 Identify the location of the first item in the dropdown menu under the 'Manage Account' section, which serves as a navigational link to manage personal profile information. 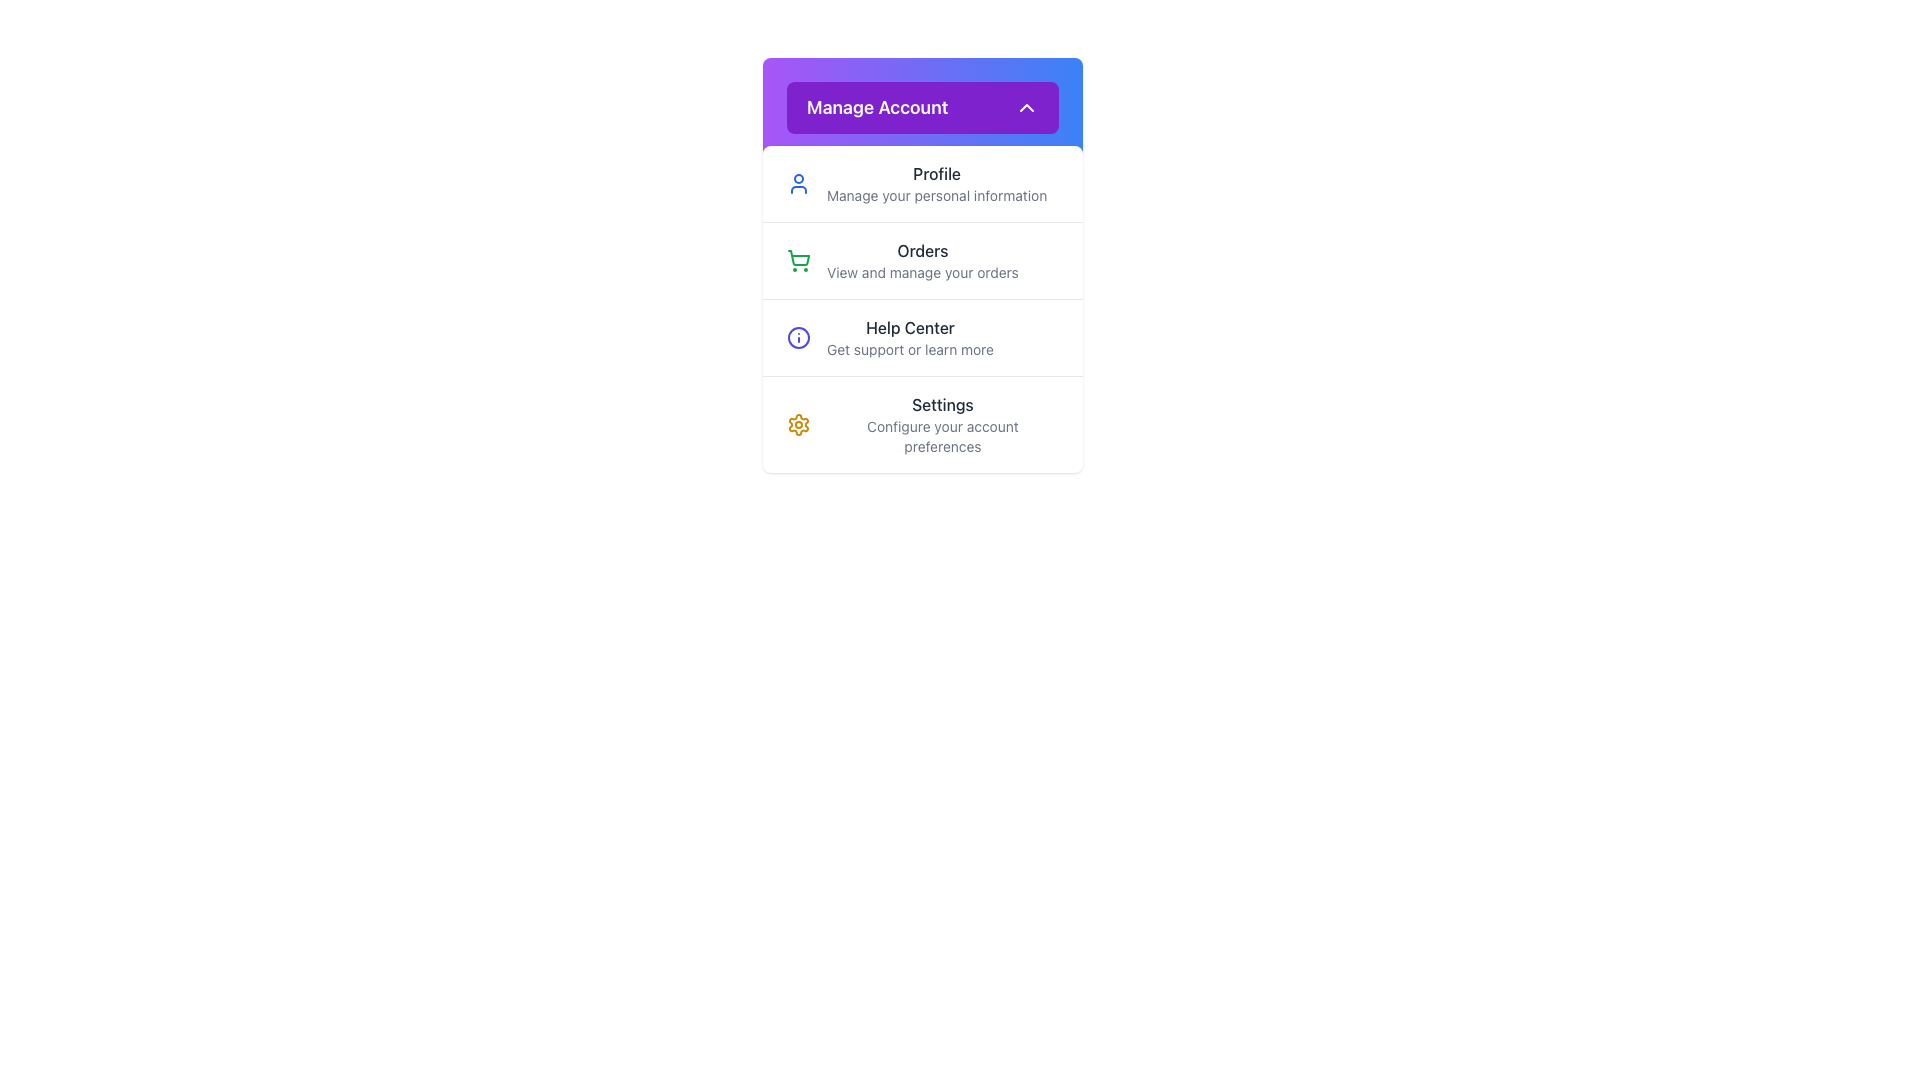
(921, 184).